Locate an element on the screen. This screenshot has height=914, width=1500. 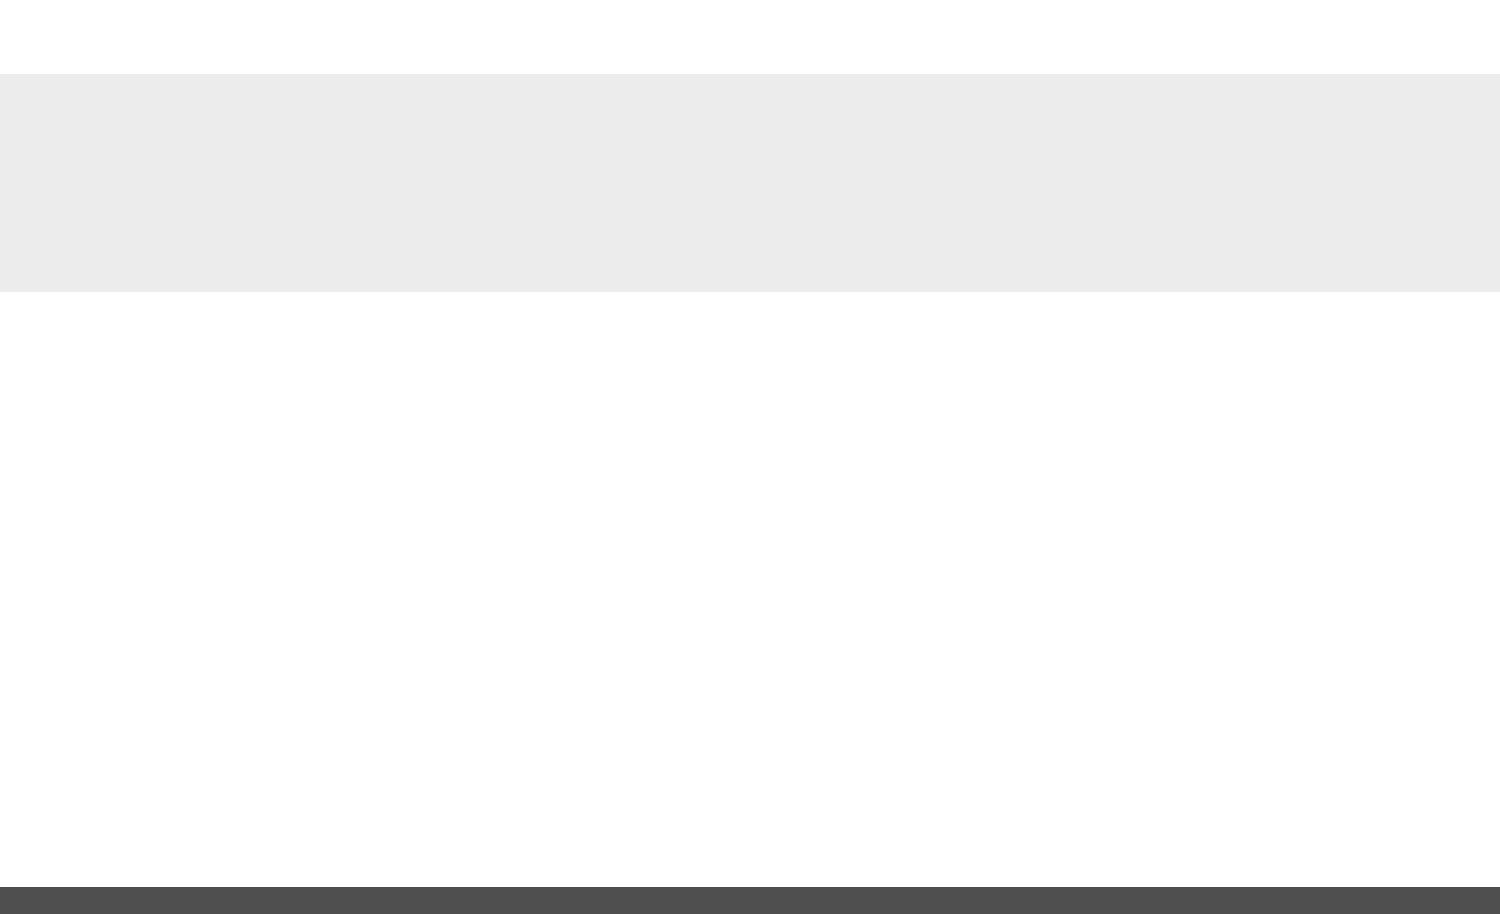
'2″' is located at coordinates (265, 716).